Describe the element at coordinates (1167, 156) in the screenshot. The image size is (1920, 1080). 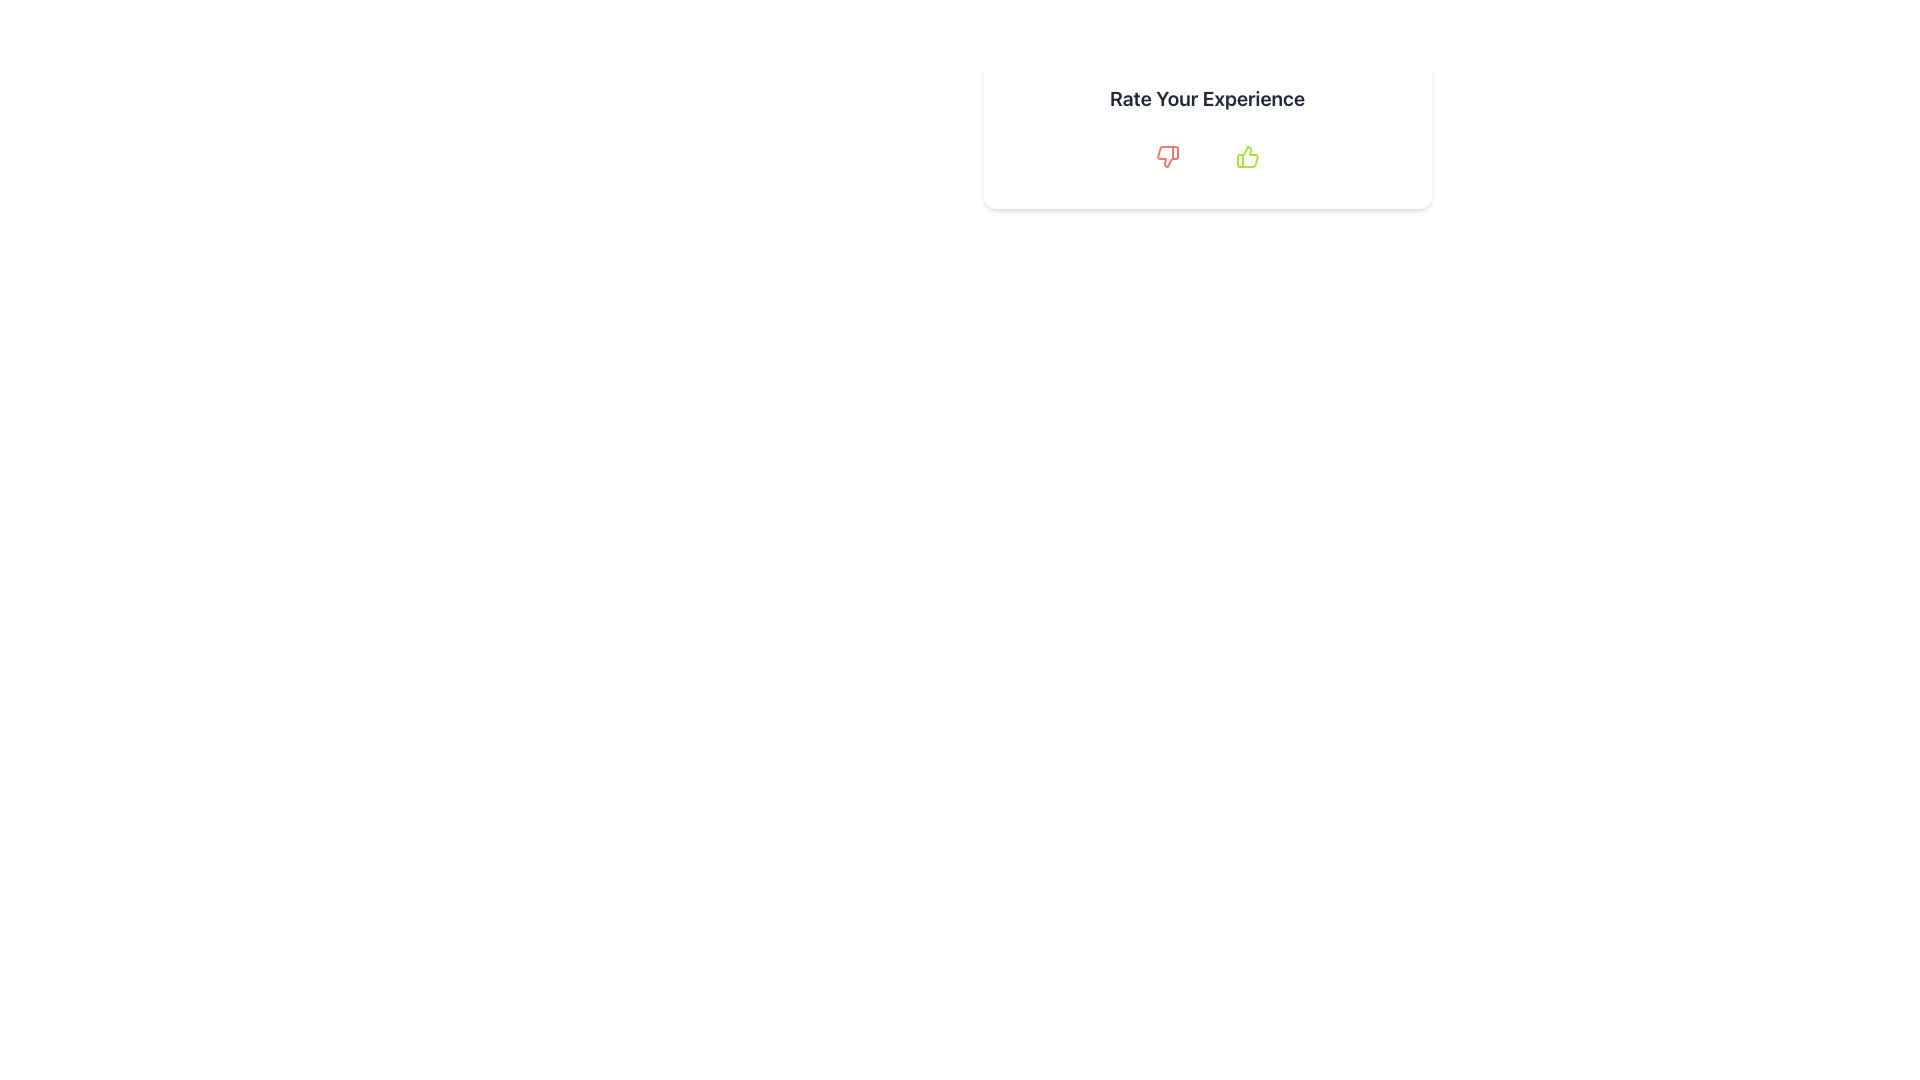
I see `the negative feedback icon positioned on the left side of the feedback options, aligned horizontally with a green thumbs-up icon` at that location.